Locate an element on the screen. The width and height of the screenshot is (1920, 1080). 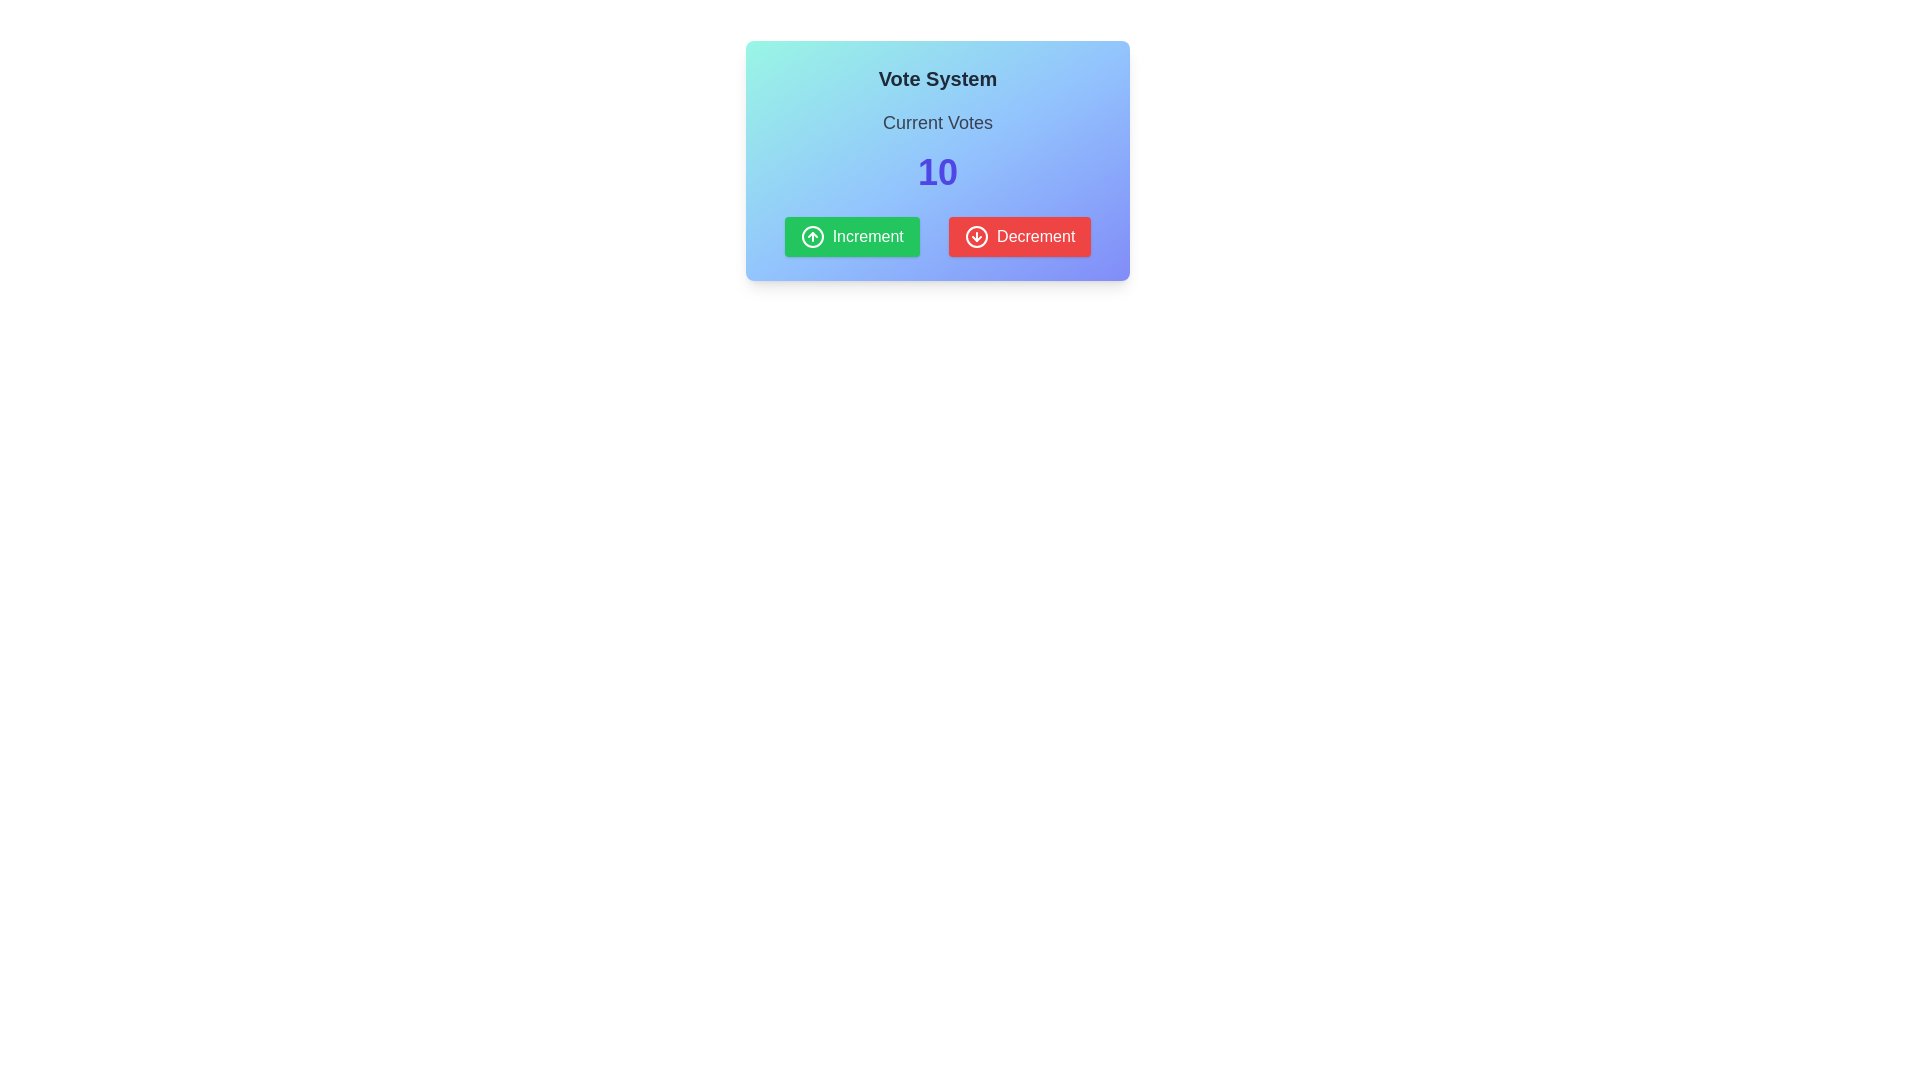
the icon on the left end of the 'Decrement' button located at the bottom right corner of the 'Vote System' card is located at coordinates (977, 235).